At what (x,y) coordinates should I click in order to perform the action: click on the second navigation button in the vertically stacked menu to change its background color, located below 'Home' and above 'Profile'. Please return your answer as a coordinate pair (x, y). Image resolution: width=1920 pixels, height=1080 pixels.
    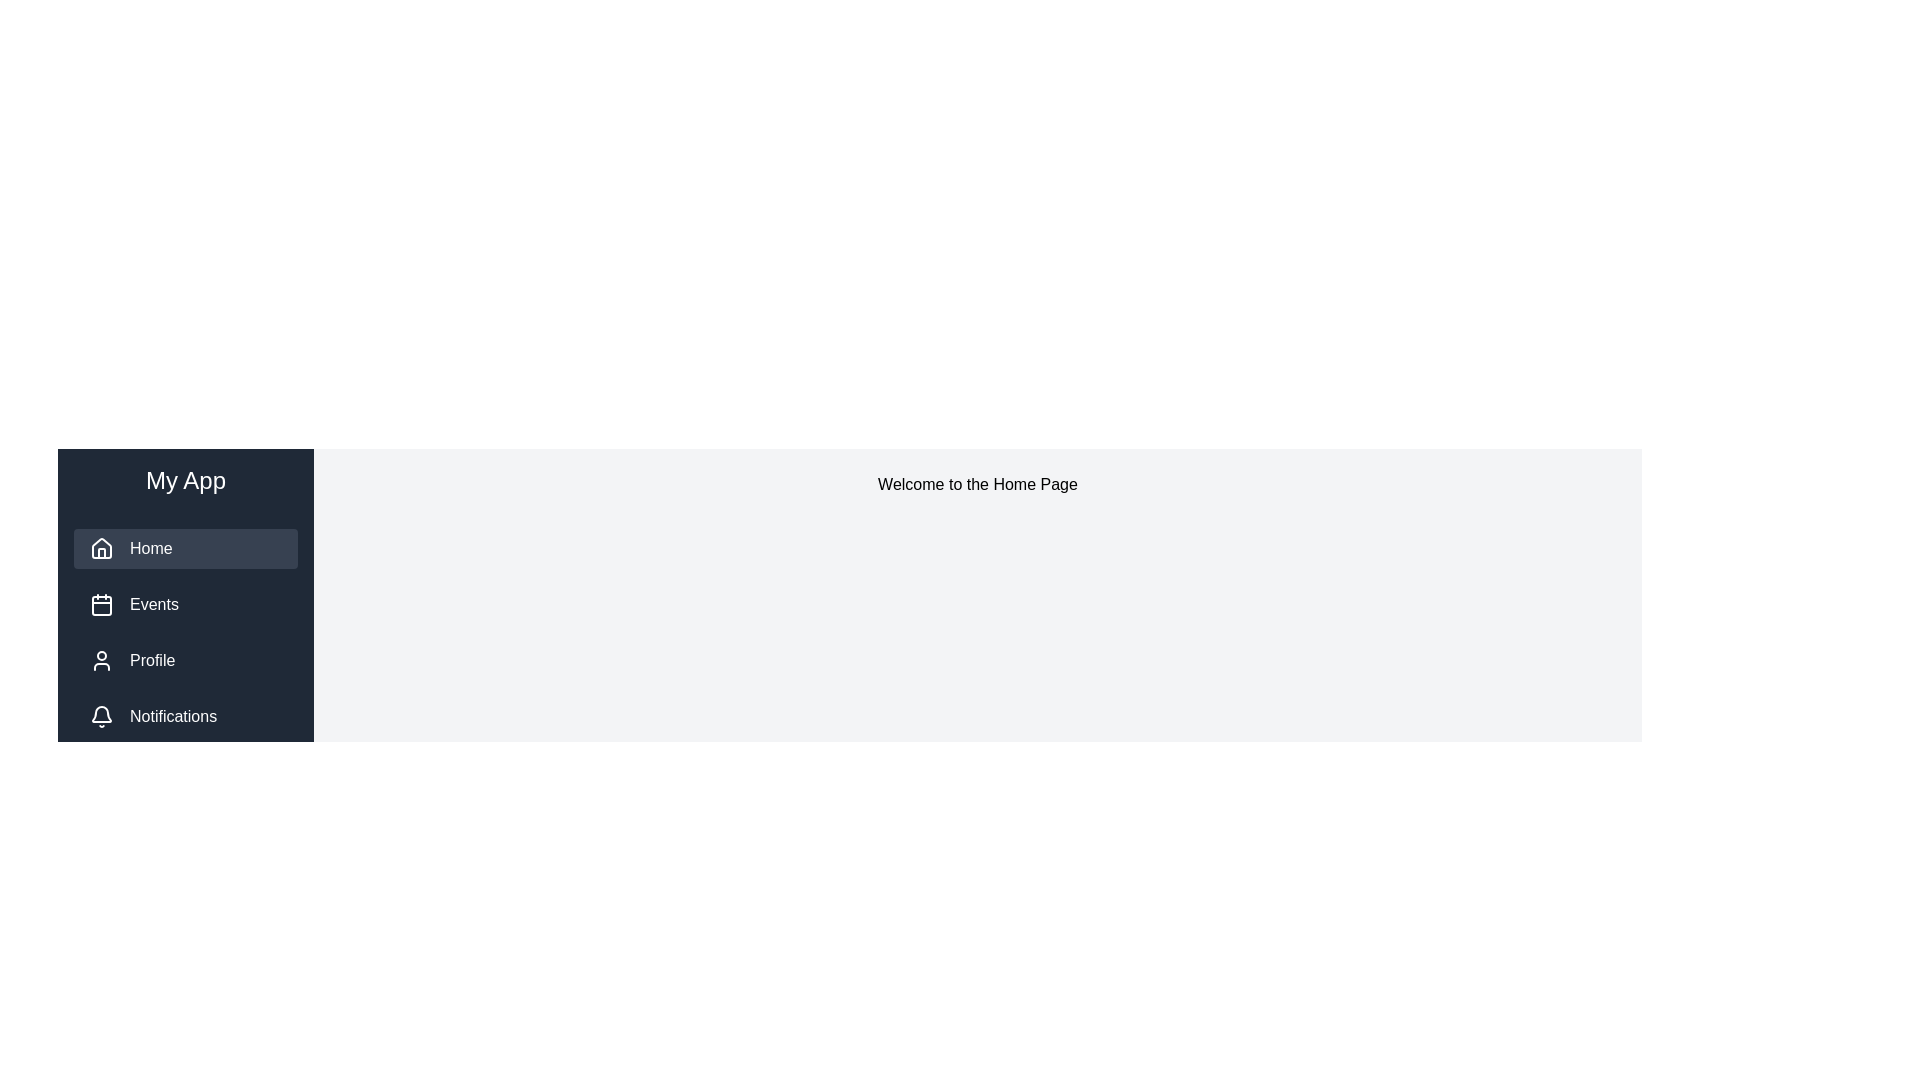
    Looking at the image, I should click on (186, 604).